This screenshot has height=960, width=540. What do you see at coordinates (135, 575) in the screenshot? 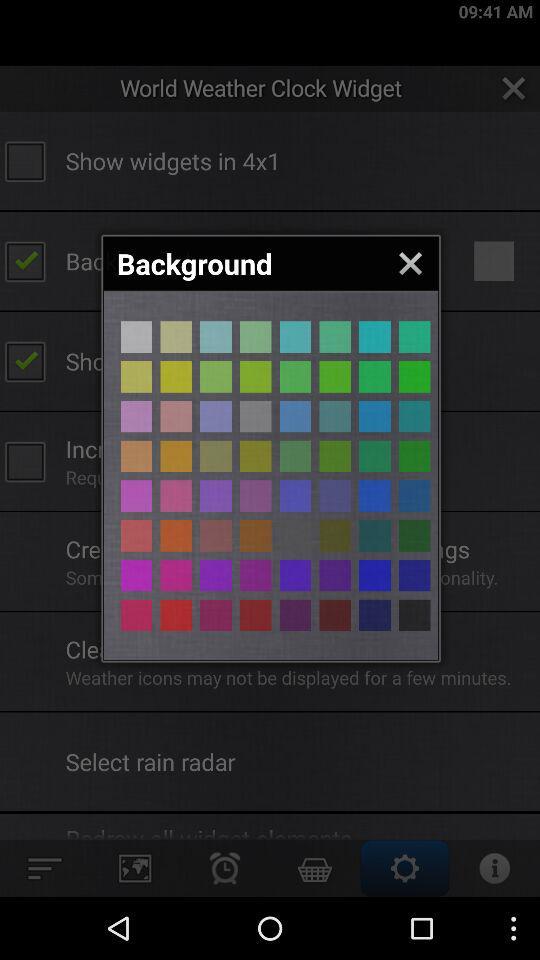
I see `color selection` at bounding box center [135, 575].